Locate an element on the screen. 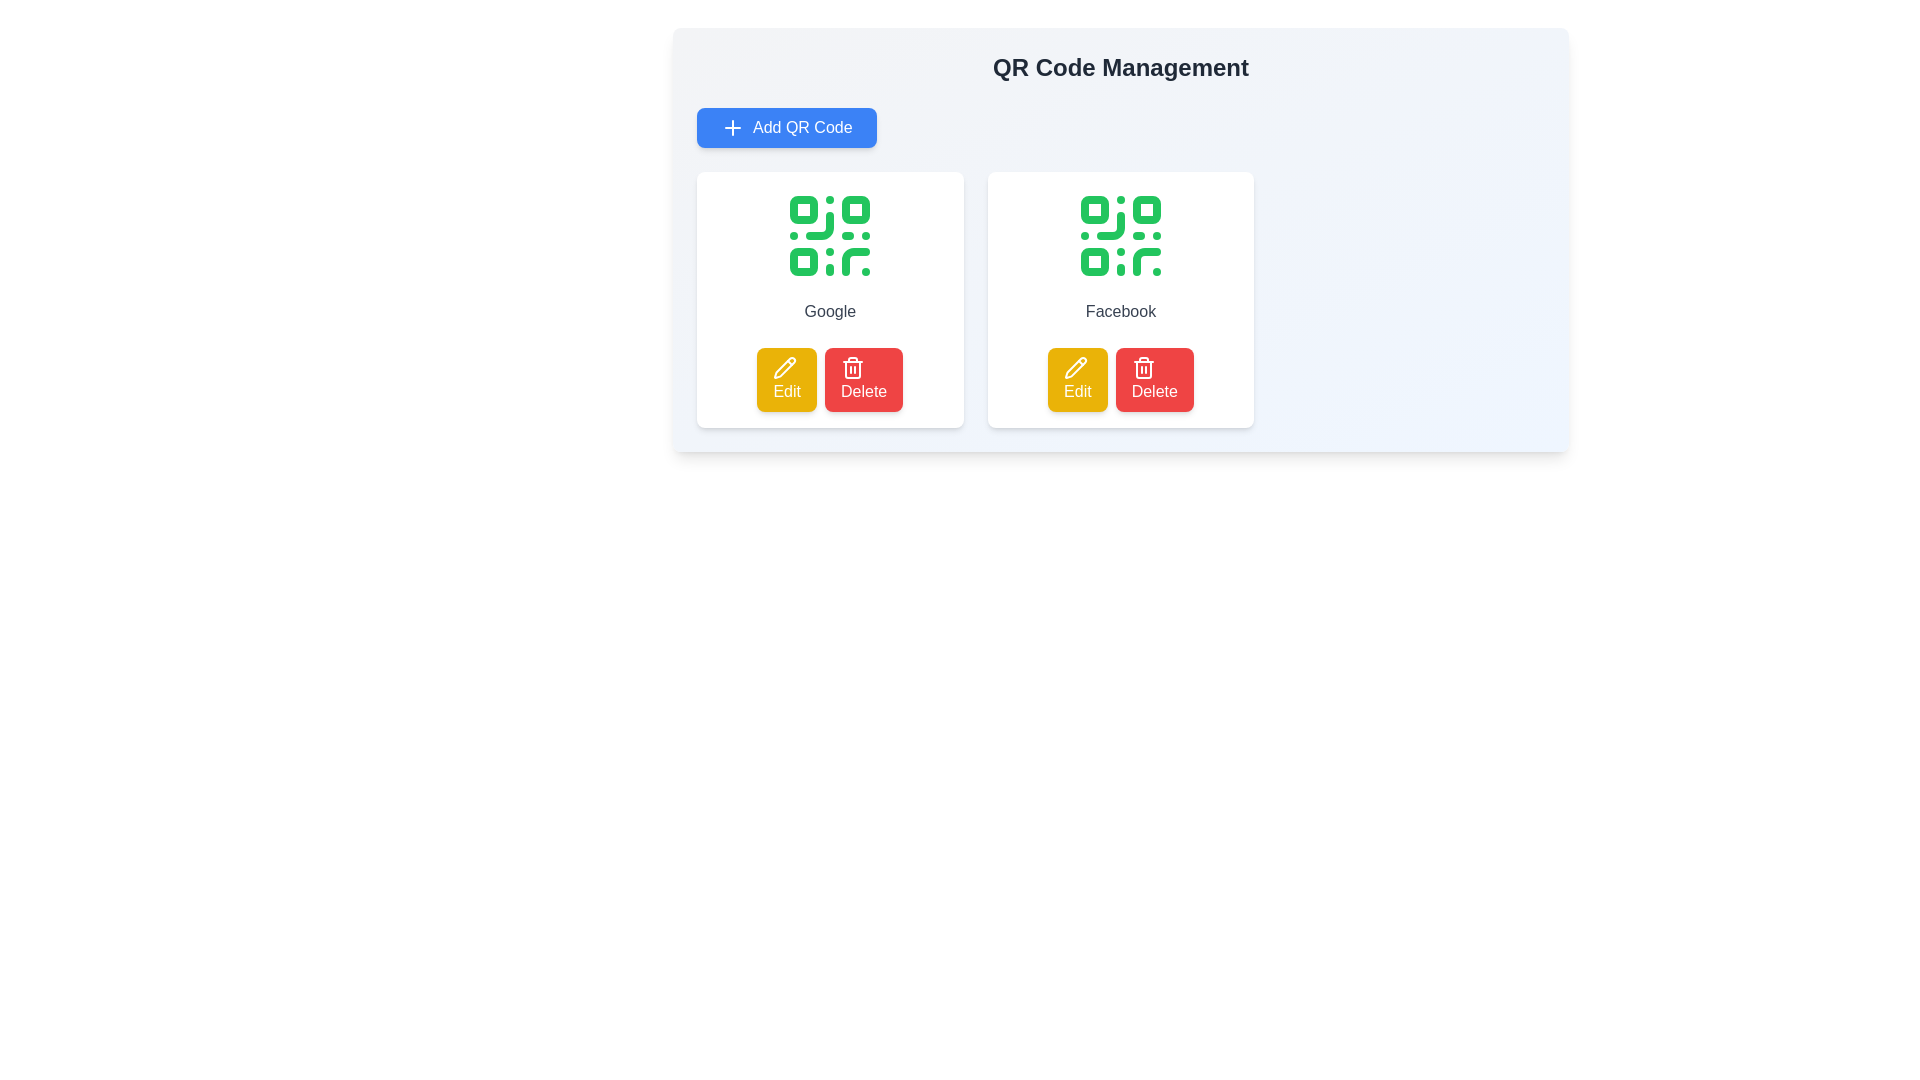  the graphic element located in the bottom-left quadrant of the right-most QR code icon on the interface is located at coordinates (1093, 261).